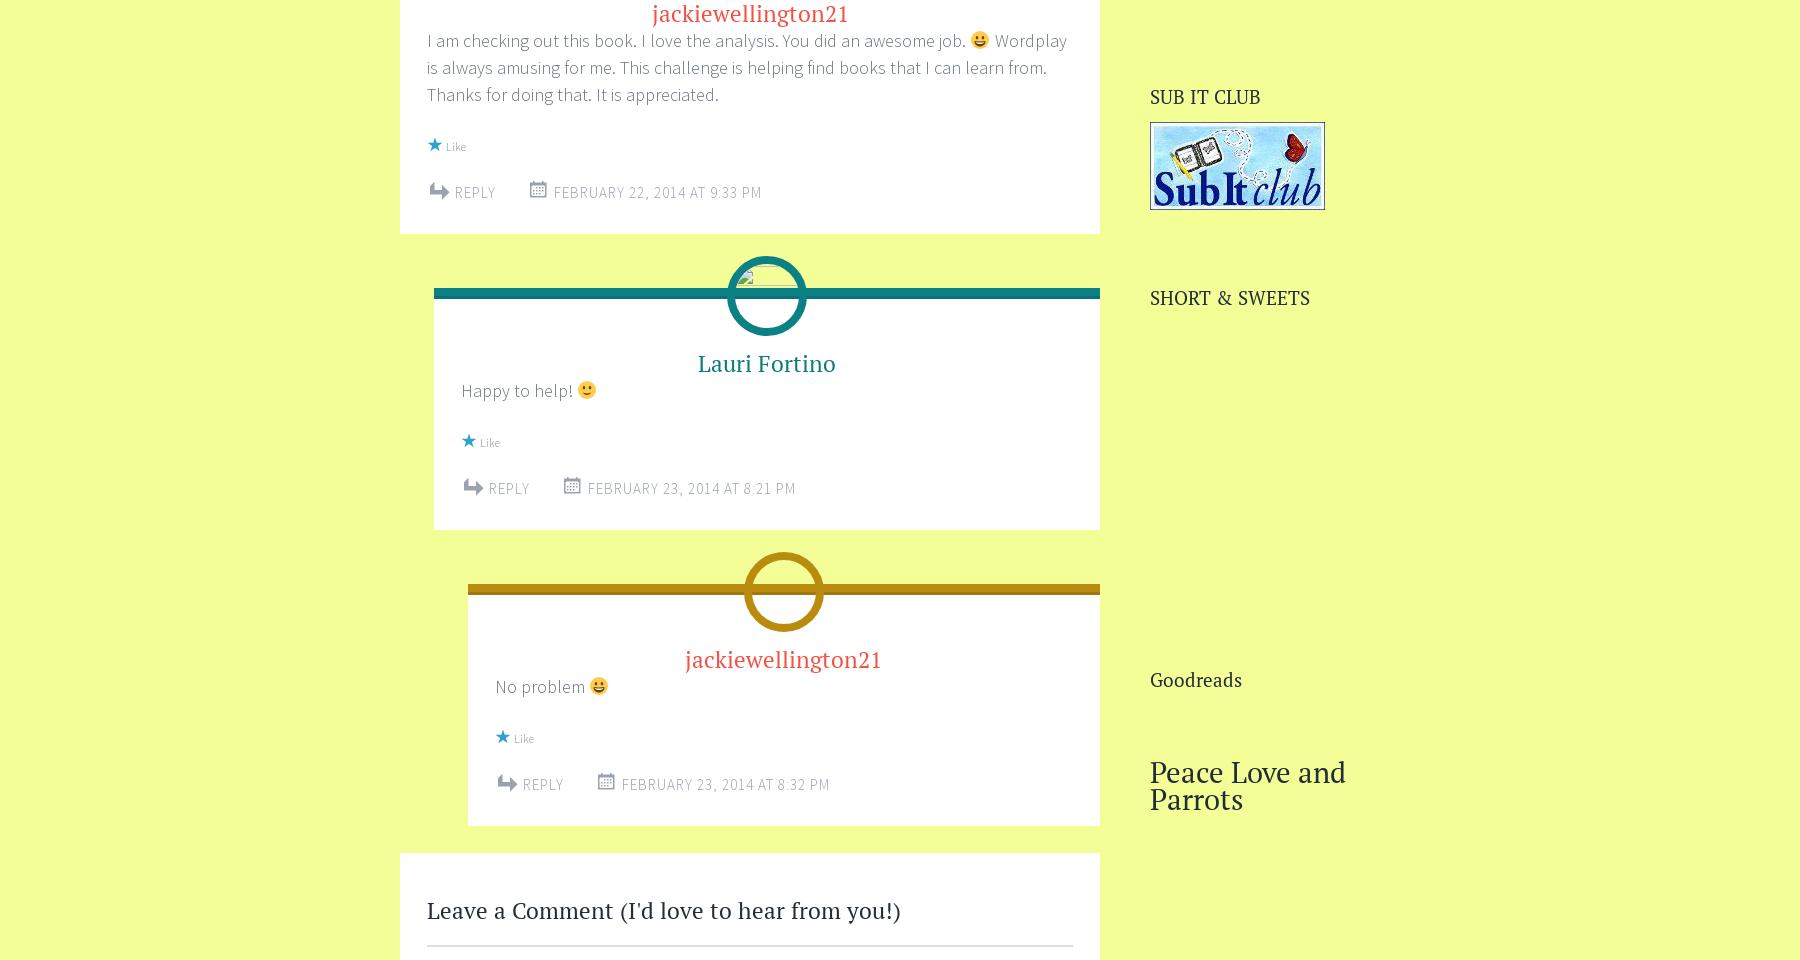 The image size is (1800, 960). Describe the element at coordinates (765, 362) in the screenshot. I see `'Lauri Fortino'` at that location.